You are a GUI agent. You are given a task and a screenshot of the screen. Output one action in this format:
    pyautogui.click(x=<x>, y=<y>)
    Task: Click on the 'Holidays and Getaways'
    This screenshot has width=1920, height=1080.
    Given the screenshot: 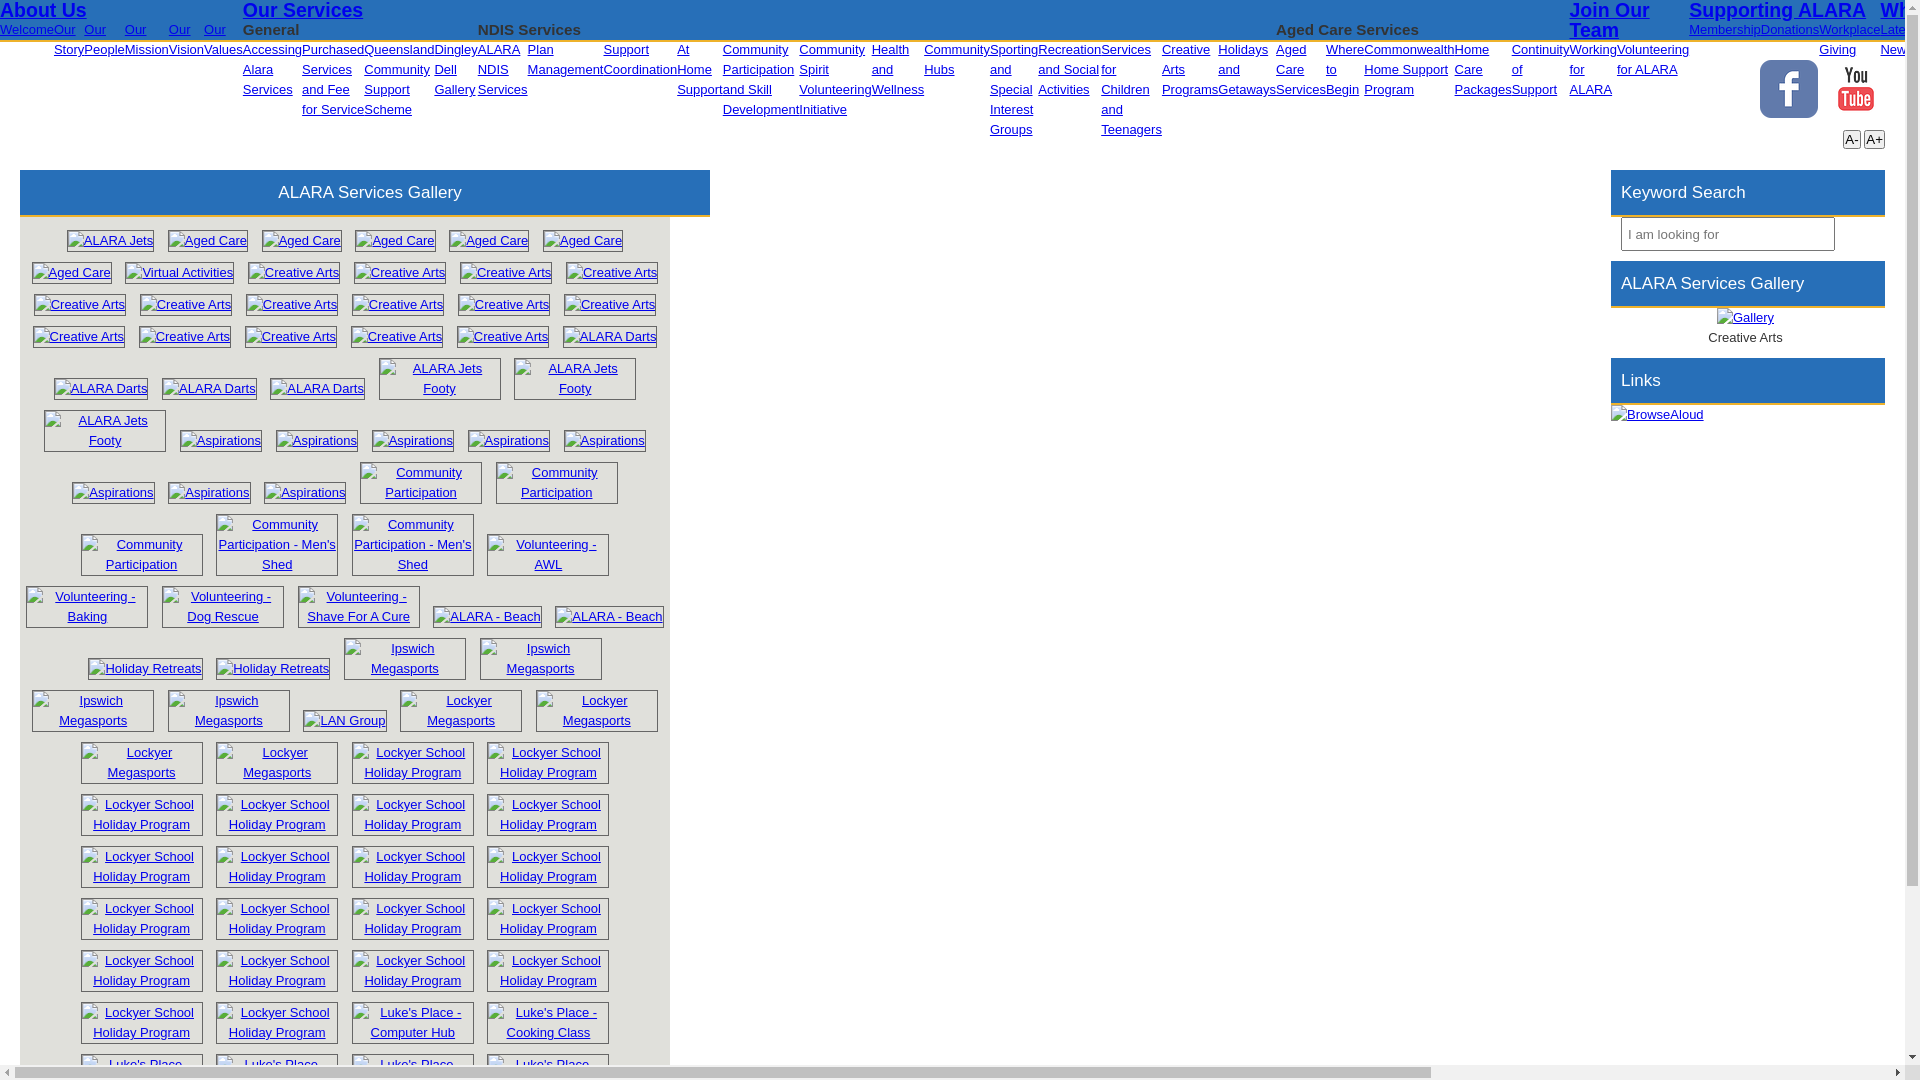 What is the action you would take?
    pyautogui.click(x=1246, y=68)
    